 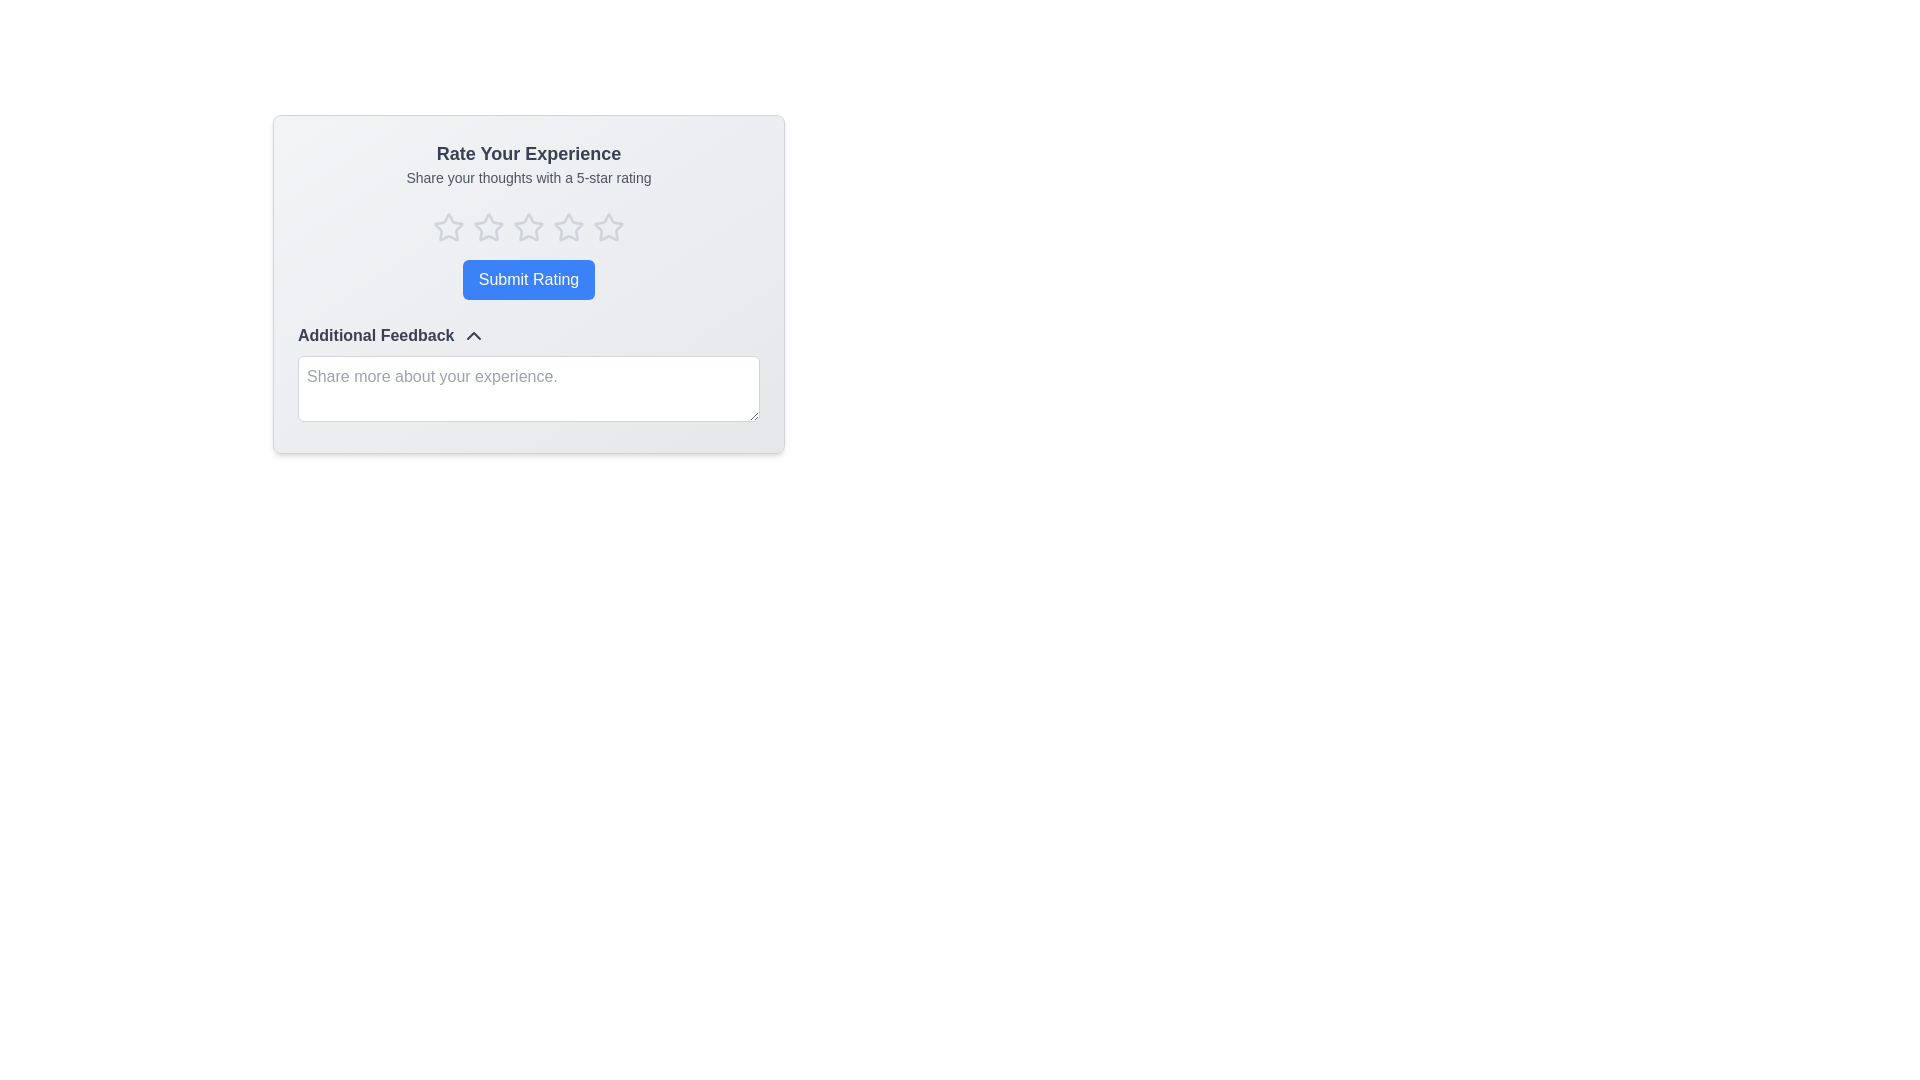 I want to click on the third star-shaped rating icon, so click(x=489, y=226).